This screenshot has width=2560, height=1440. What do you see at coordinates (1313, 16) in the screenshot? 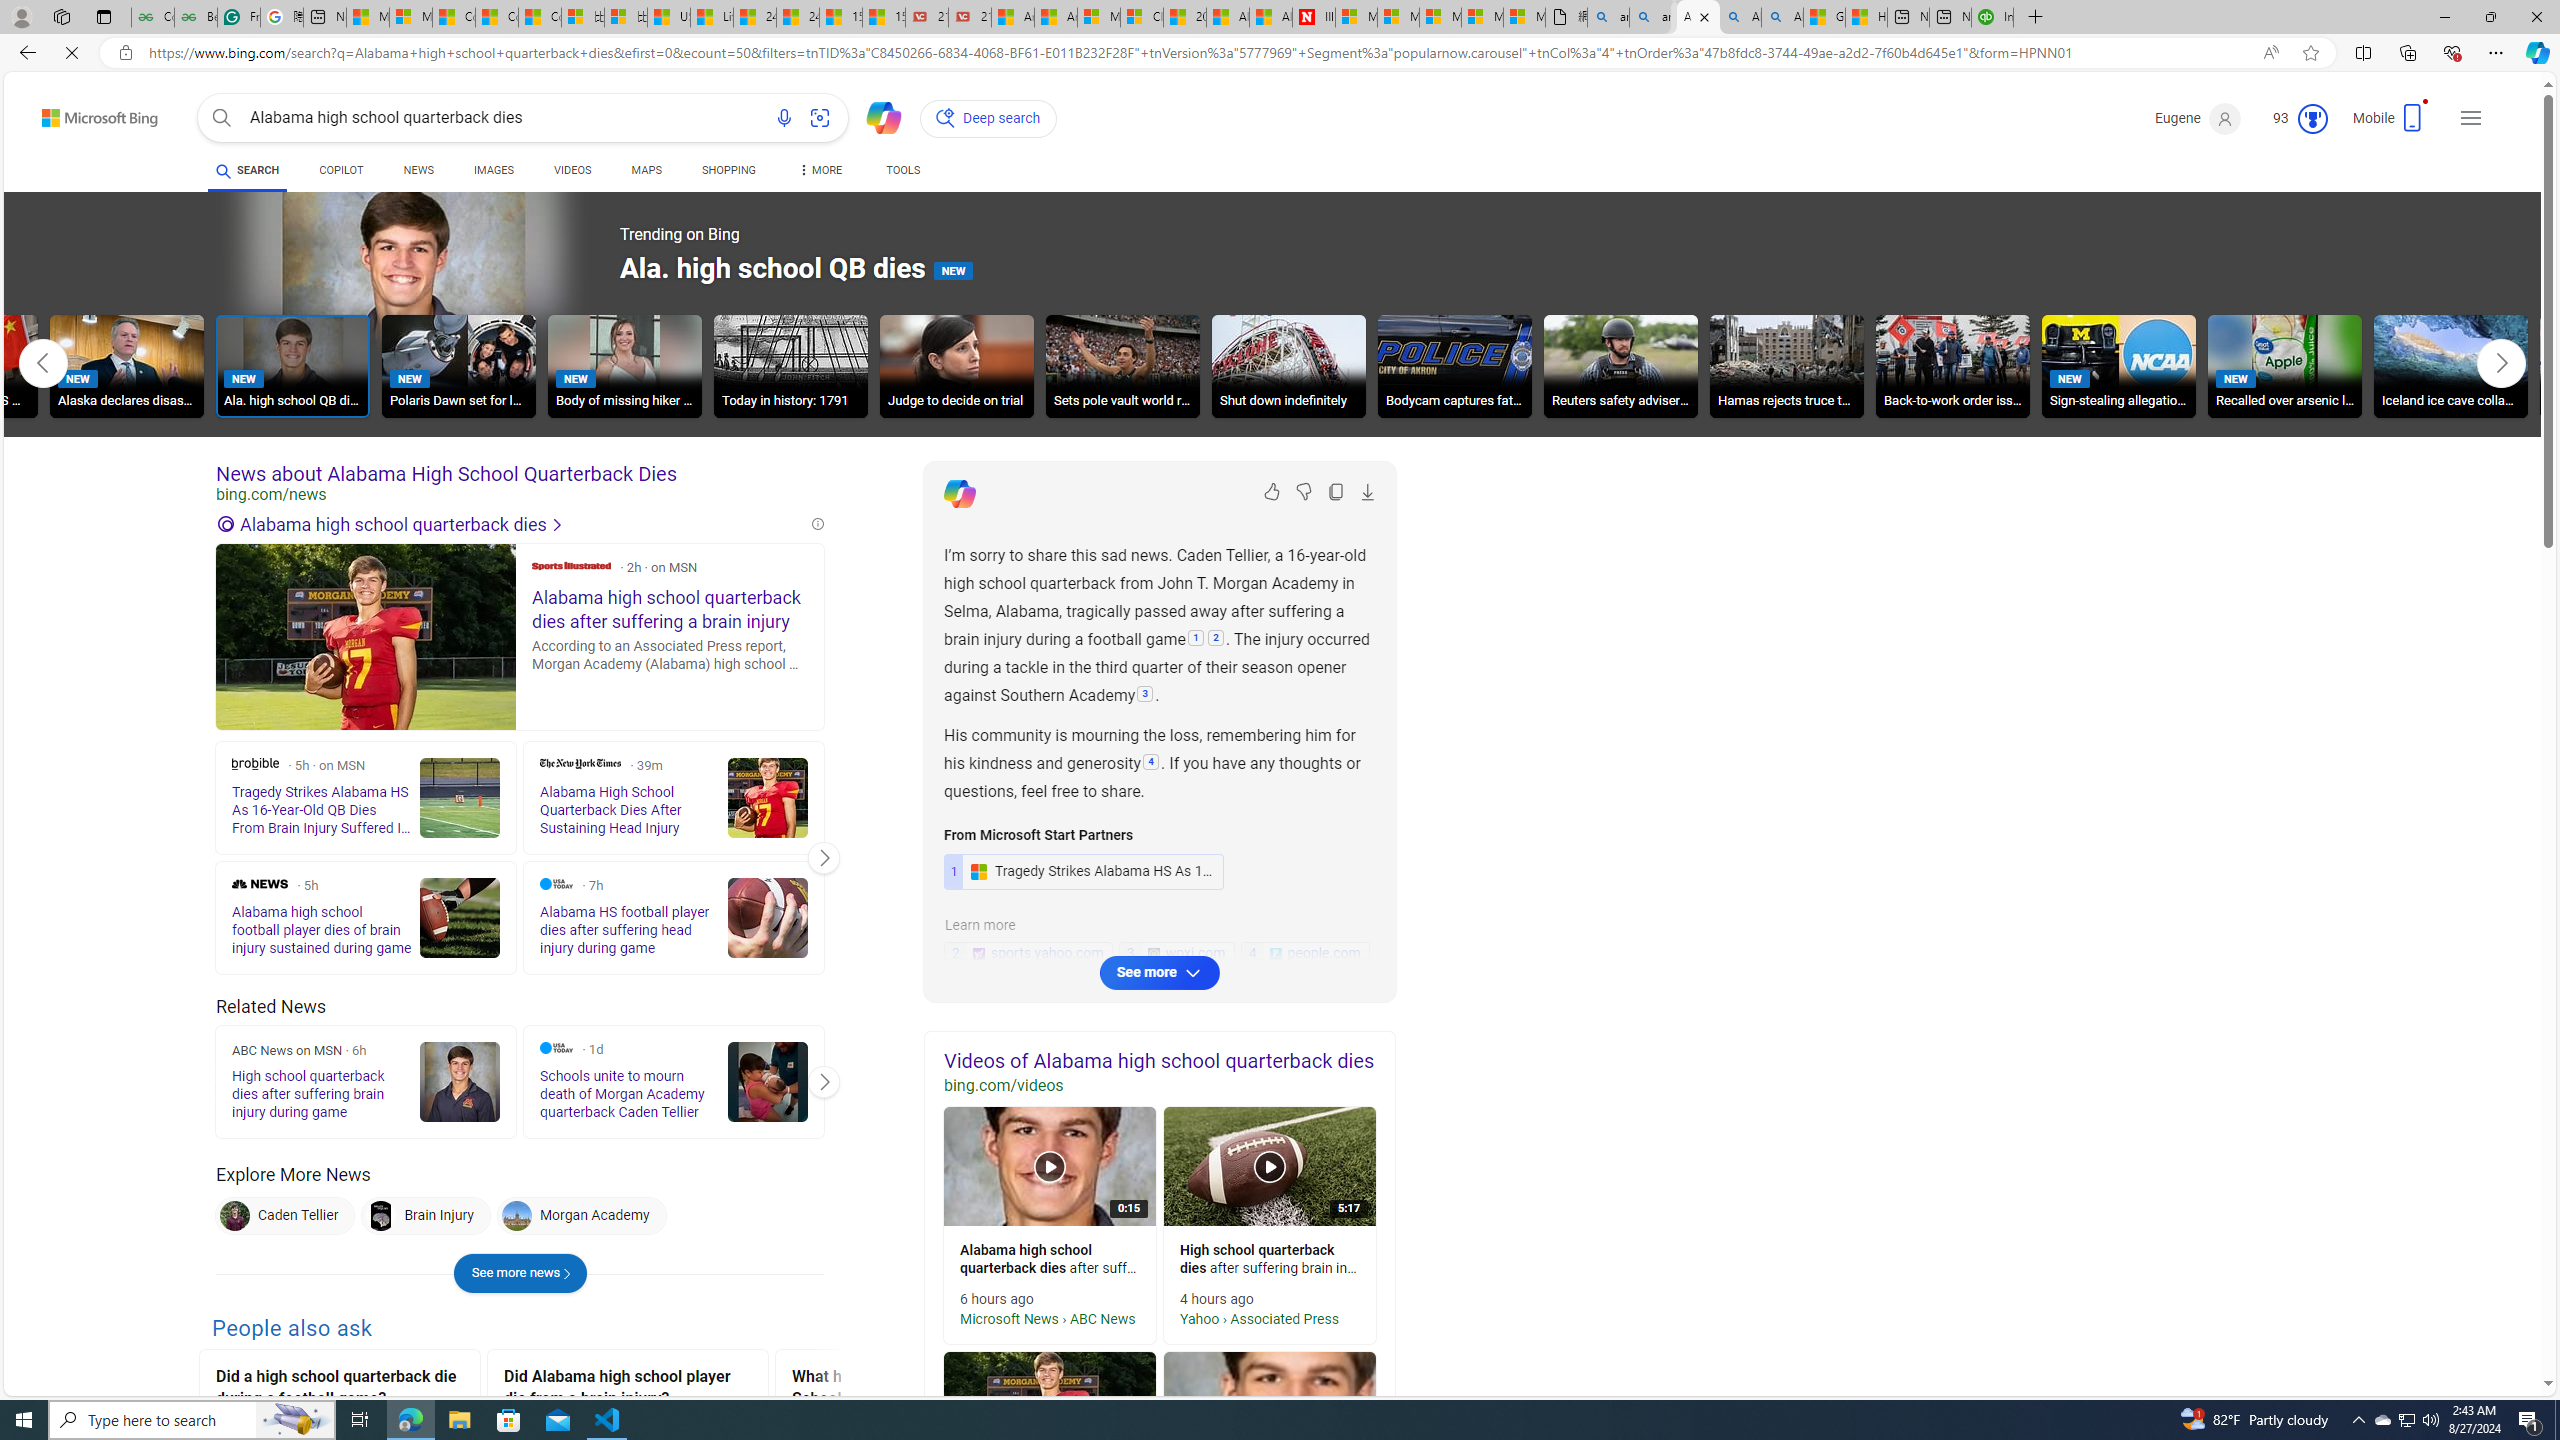
I see `'Illness news & latest pictures from Newsweek.com'` at bounding box center [1313, 16].